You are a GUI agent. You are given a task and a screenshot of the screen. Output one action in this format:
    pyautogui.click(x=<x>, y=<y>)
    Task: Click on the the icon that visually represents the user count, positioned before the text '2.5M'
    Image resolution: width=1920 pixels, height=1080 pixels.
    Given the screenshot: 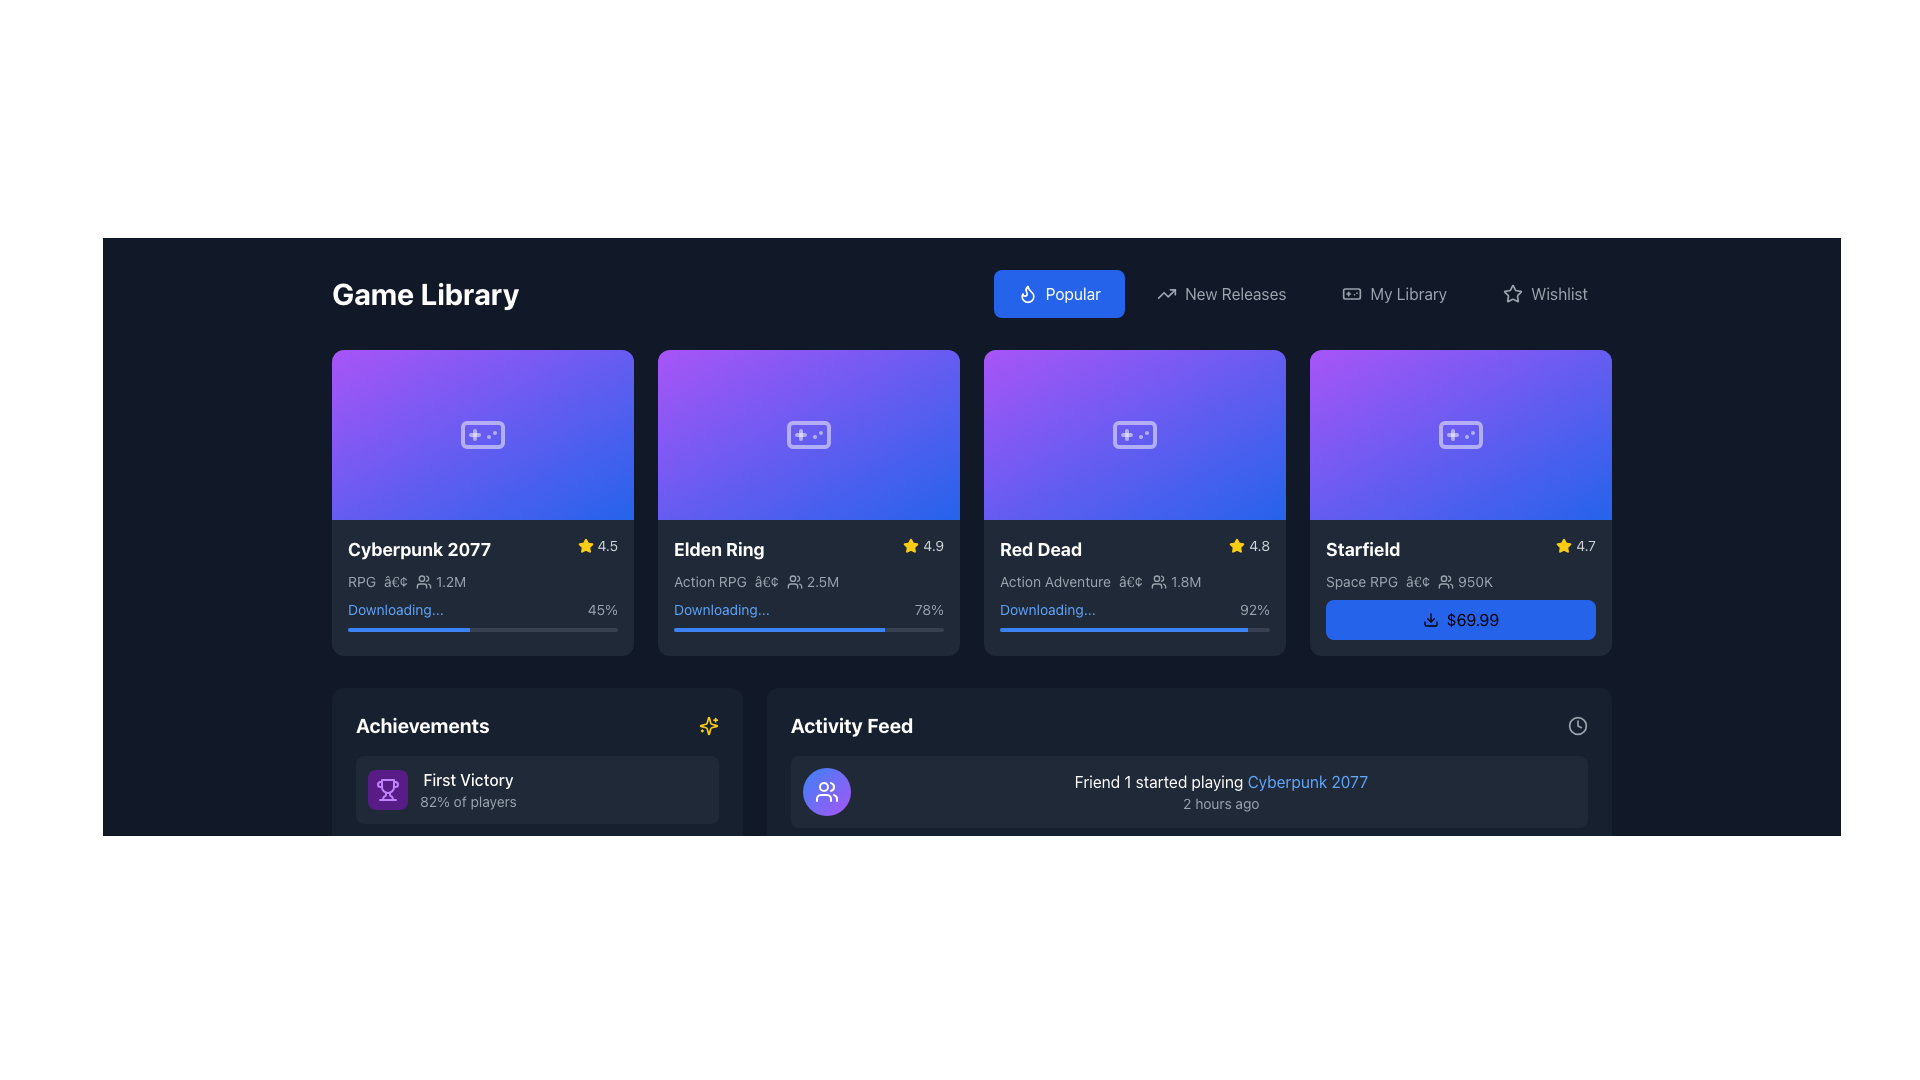 What is the action you would take?
    pyautogui.click(x=793, y=581)
    